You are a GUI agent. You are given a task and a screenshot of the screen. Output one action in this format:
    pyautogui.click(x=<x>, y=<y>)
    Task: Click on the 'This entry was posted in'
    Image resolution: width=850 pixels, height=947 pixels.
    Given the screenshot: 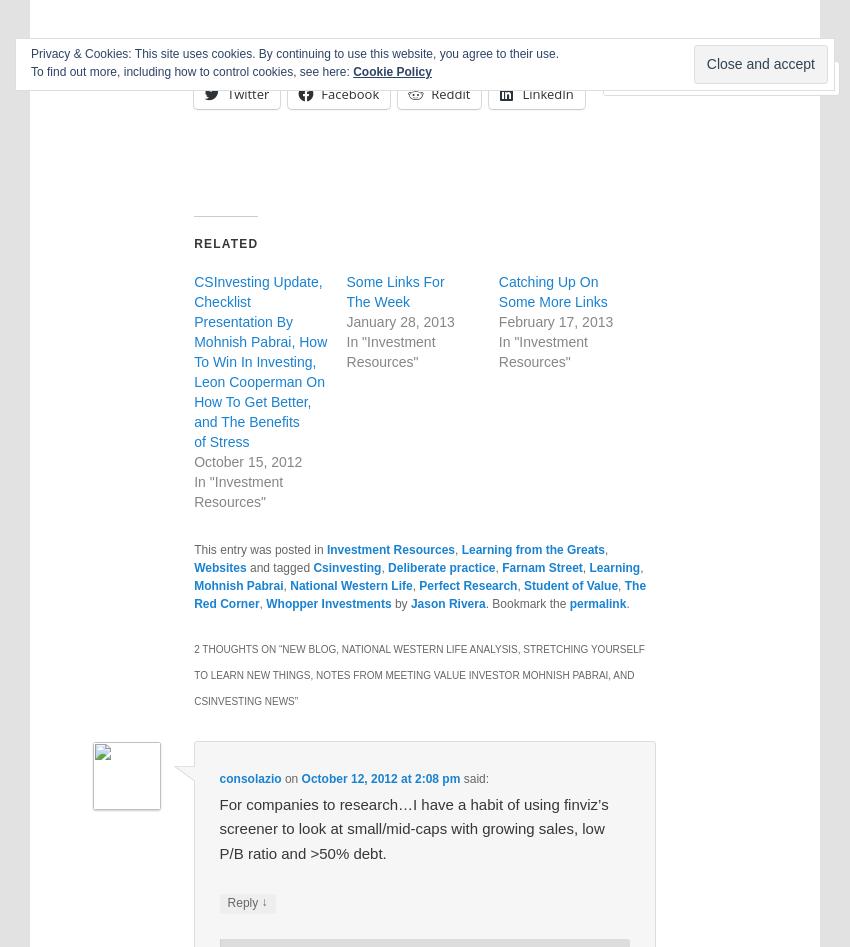 What is the action you would take?
    pyautogui.click(x=259, y=547)
    